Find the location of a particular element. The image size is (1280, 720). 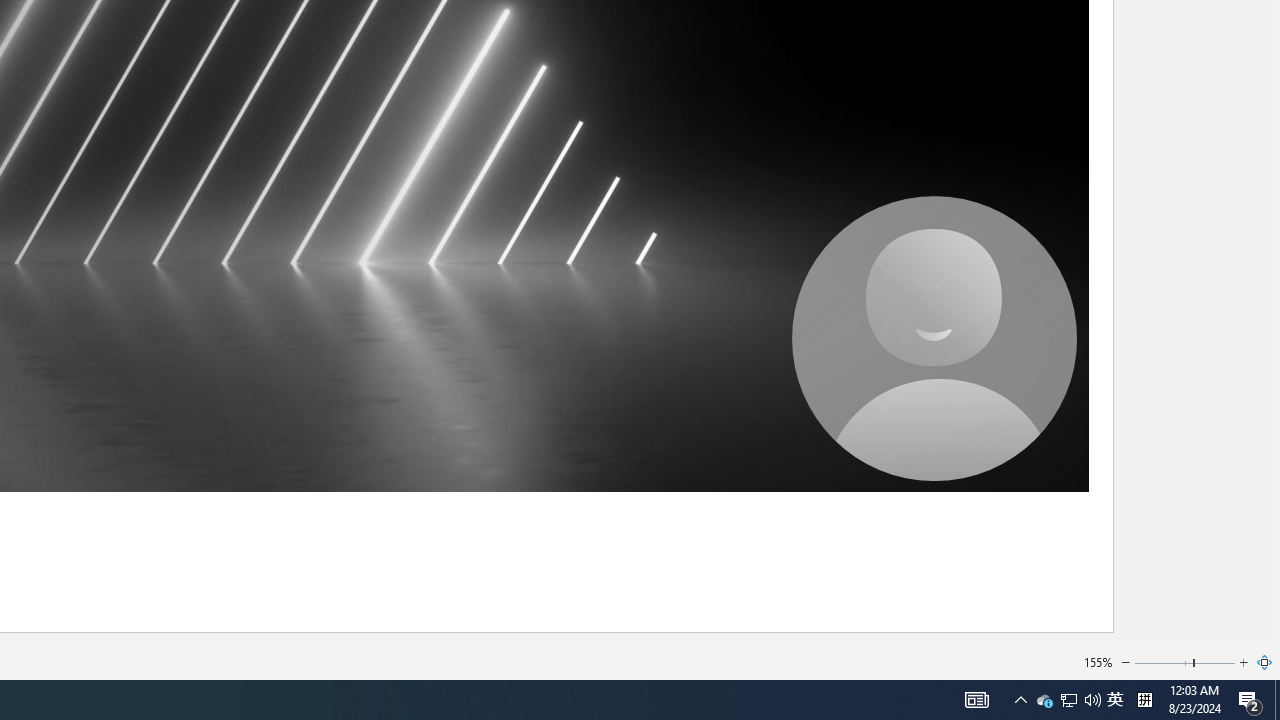

'Page left' is located at coordinates (1163, 663).